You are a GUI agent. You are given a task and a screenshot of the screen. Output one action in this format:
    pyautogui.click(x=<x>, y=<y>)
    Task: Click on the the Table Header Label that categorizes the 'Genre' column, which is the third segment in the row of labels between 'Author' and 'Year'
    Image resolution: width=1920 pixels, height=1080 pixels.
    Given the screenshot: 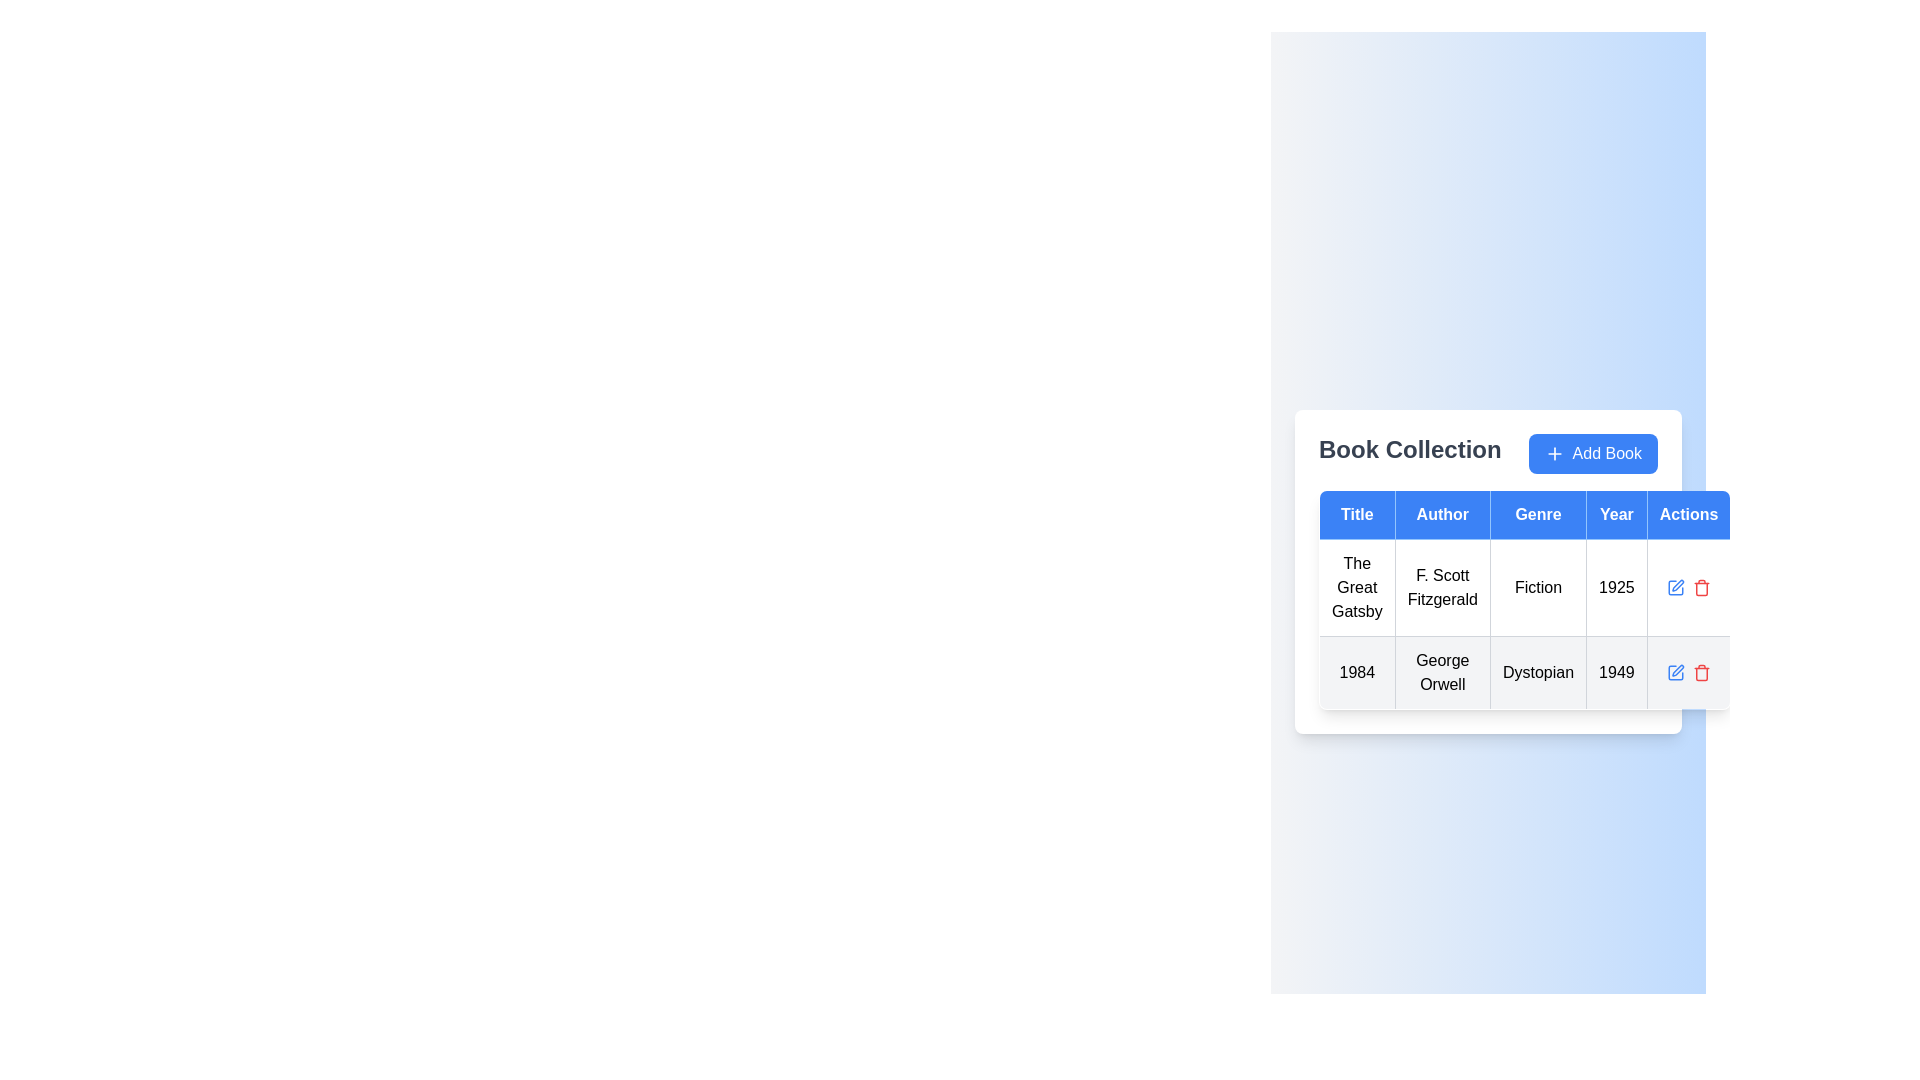 What is the action you would take?
    pyautogui.click(x=1537, y=514)
    